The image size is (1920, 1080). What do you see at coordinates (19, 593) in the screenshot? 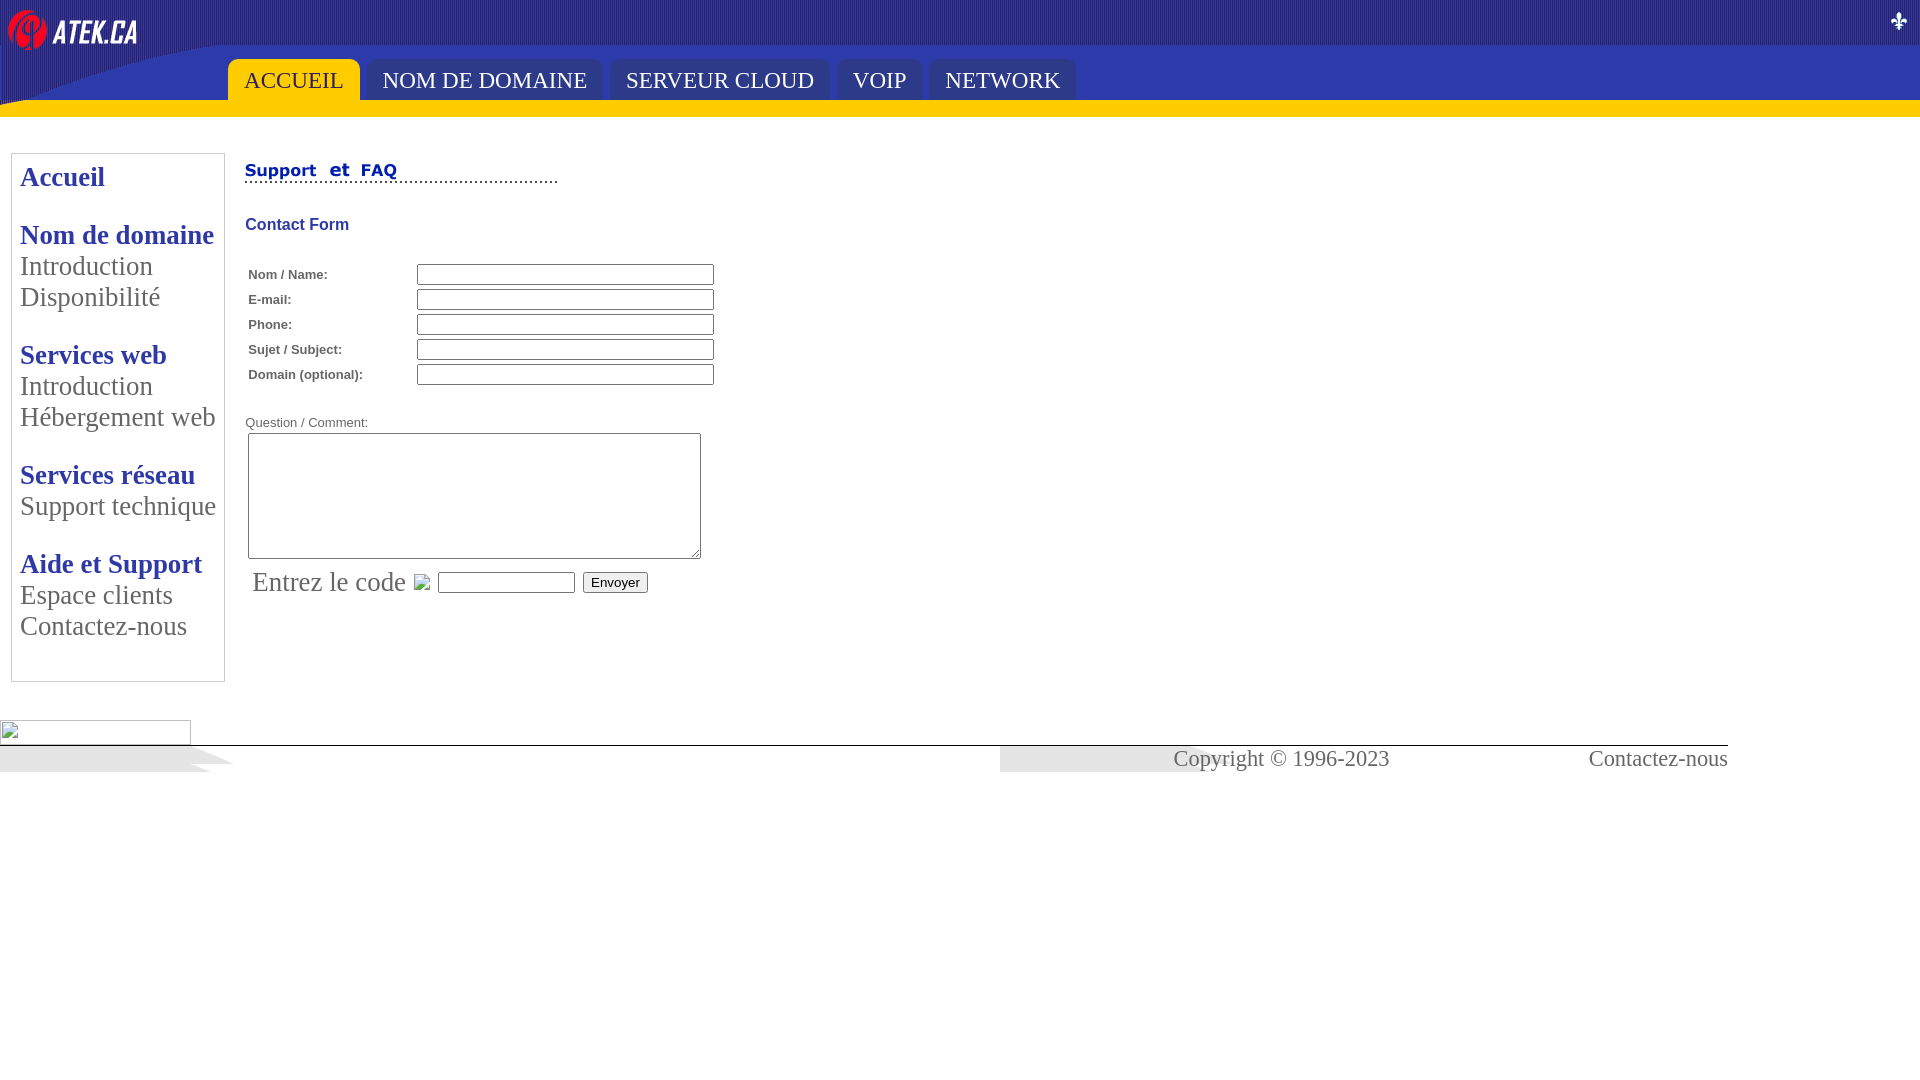
I see `'Espace clients'` at bounding box center [19, 593].